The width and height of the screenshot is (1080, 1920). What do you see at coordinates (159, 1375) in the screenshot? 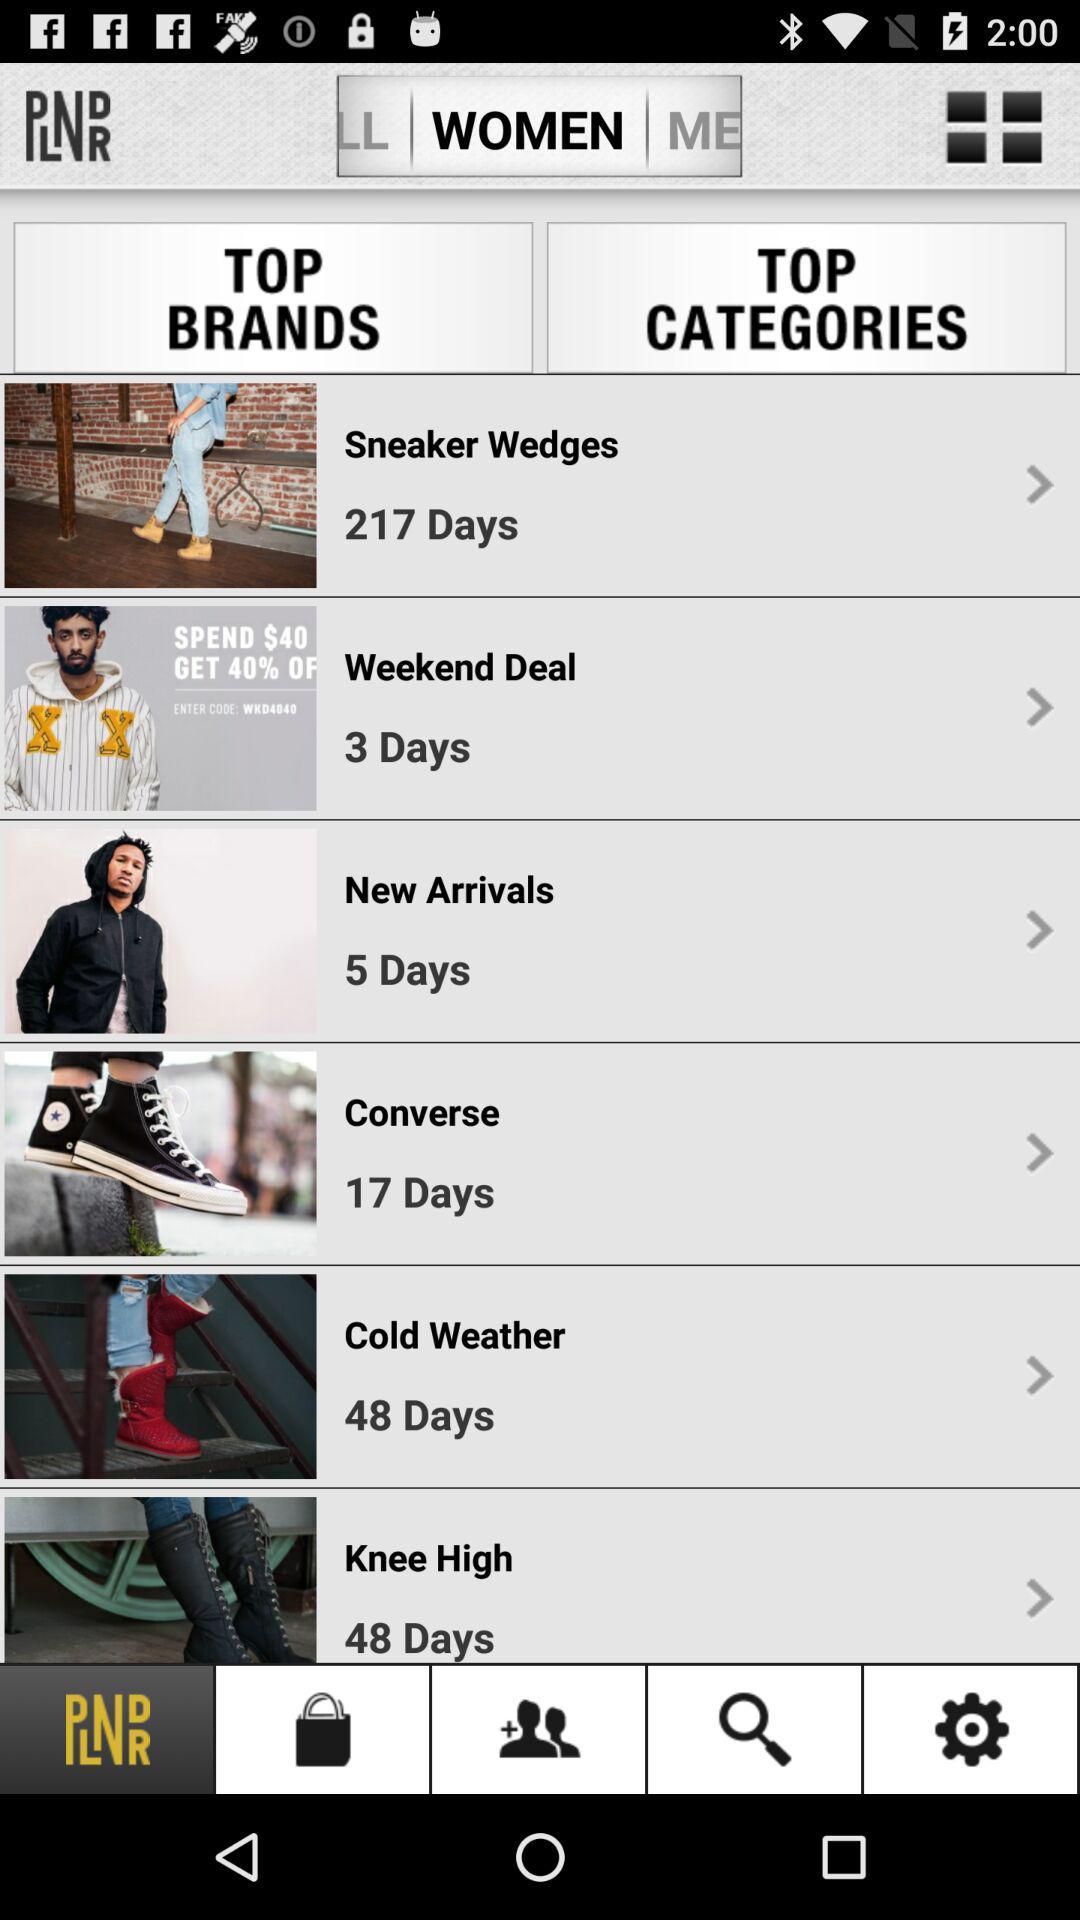
I see `the fifth image` at bounding box center [159, 1375].